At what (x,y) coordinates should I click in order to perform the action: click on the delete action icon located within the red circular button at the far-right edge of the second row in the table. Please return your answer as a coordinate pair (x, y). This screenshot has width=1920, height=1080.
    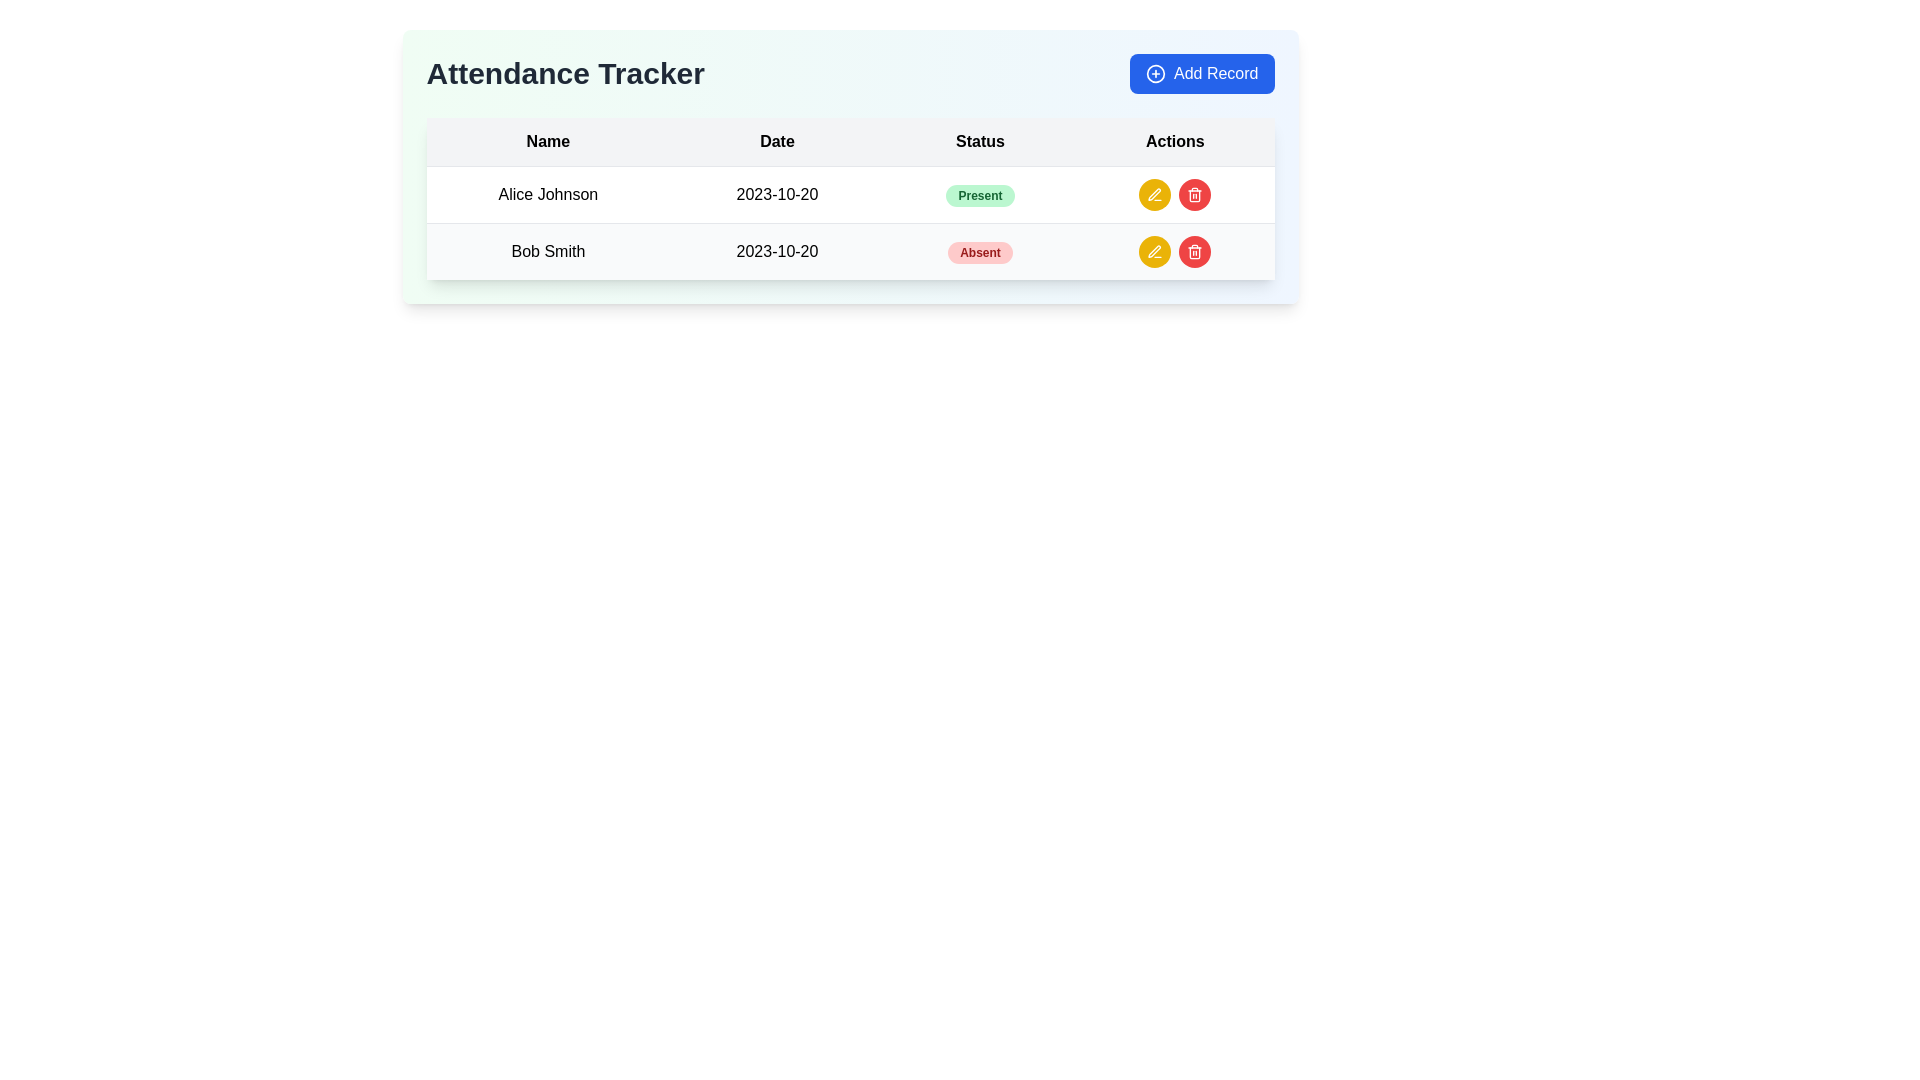
    Looking at the image, I should click on (1195, 250).